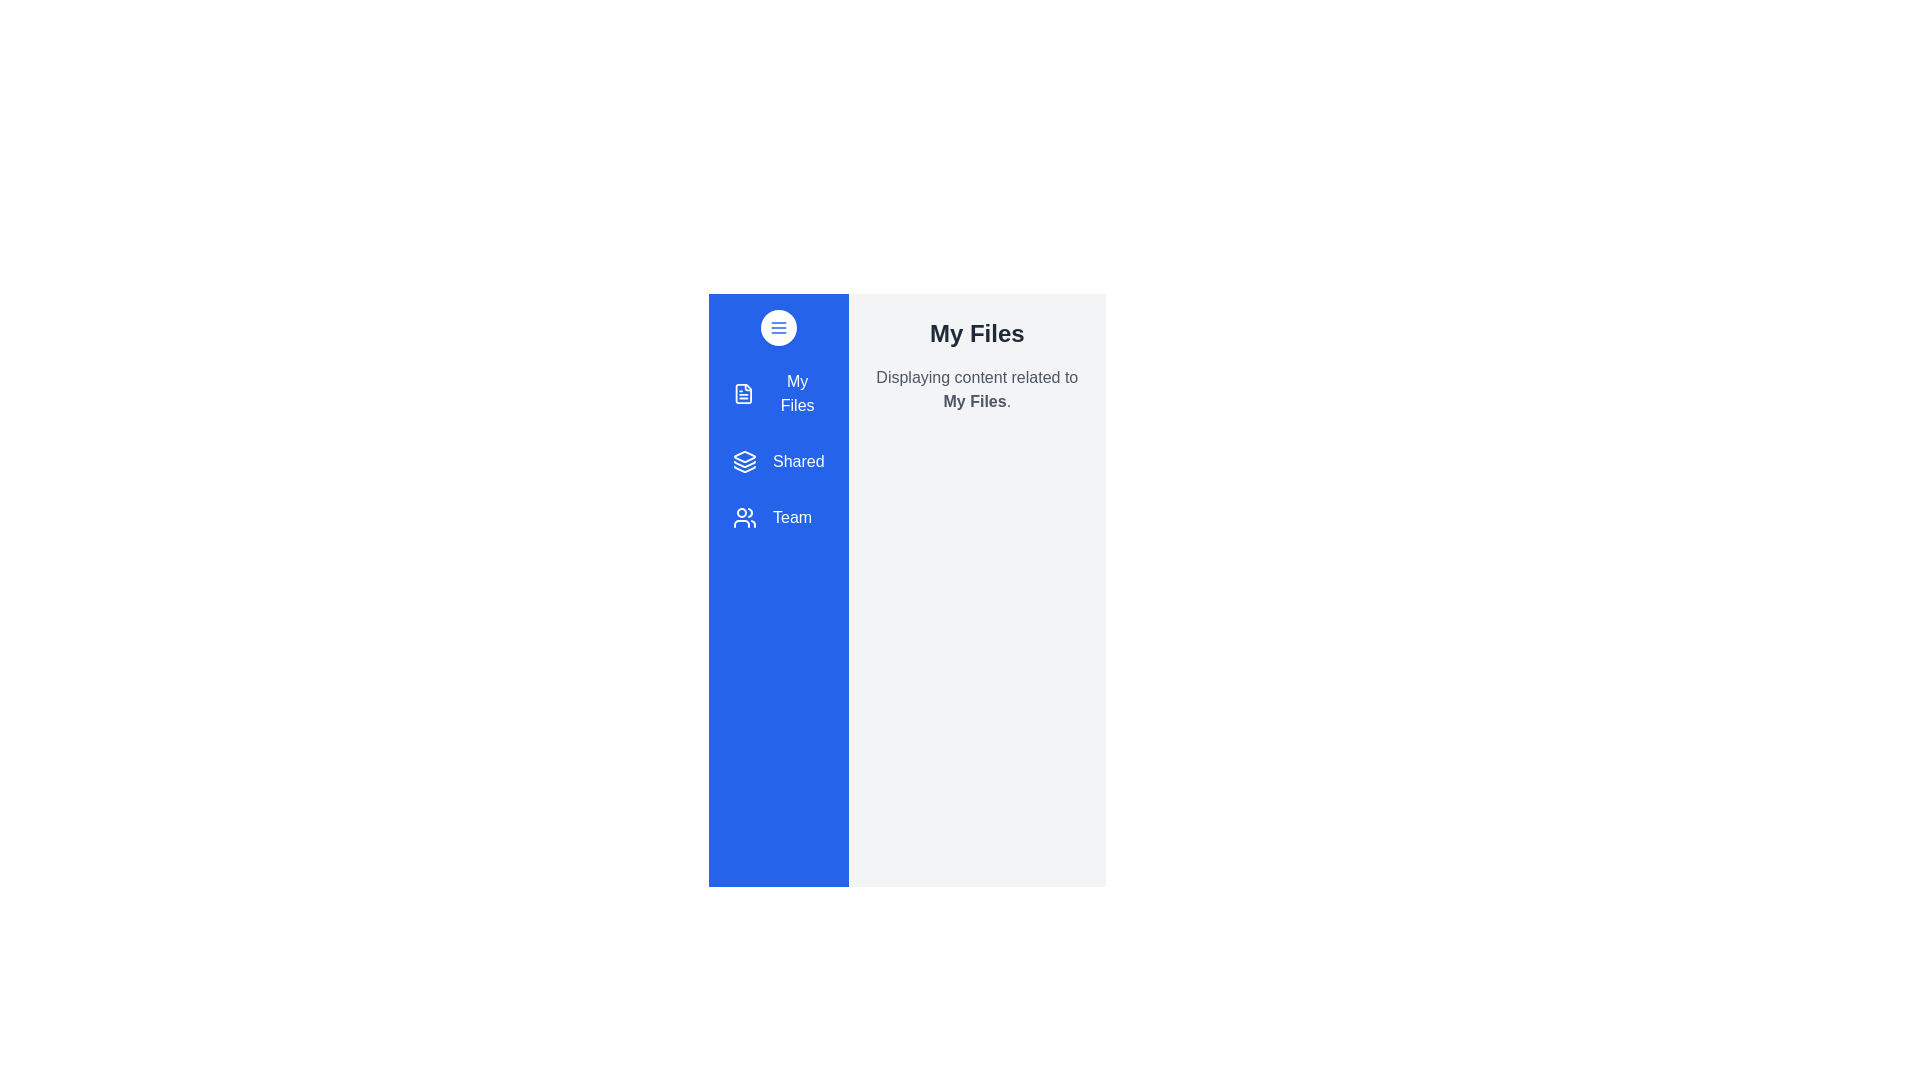 Image resolution: width=1920 pixels, height=1080 pixels. What do you see at coordinates (776, 516) in the screenshot?
I see `the section Team in the drawer to view its content` at bounding box center [776, 516].